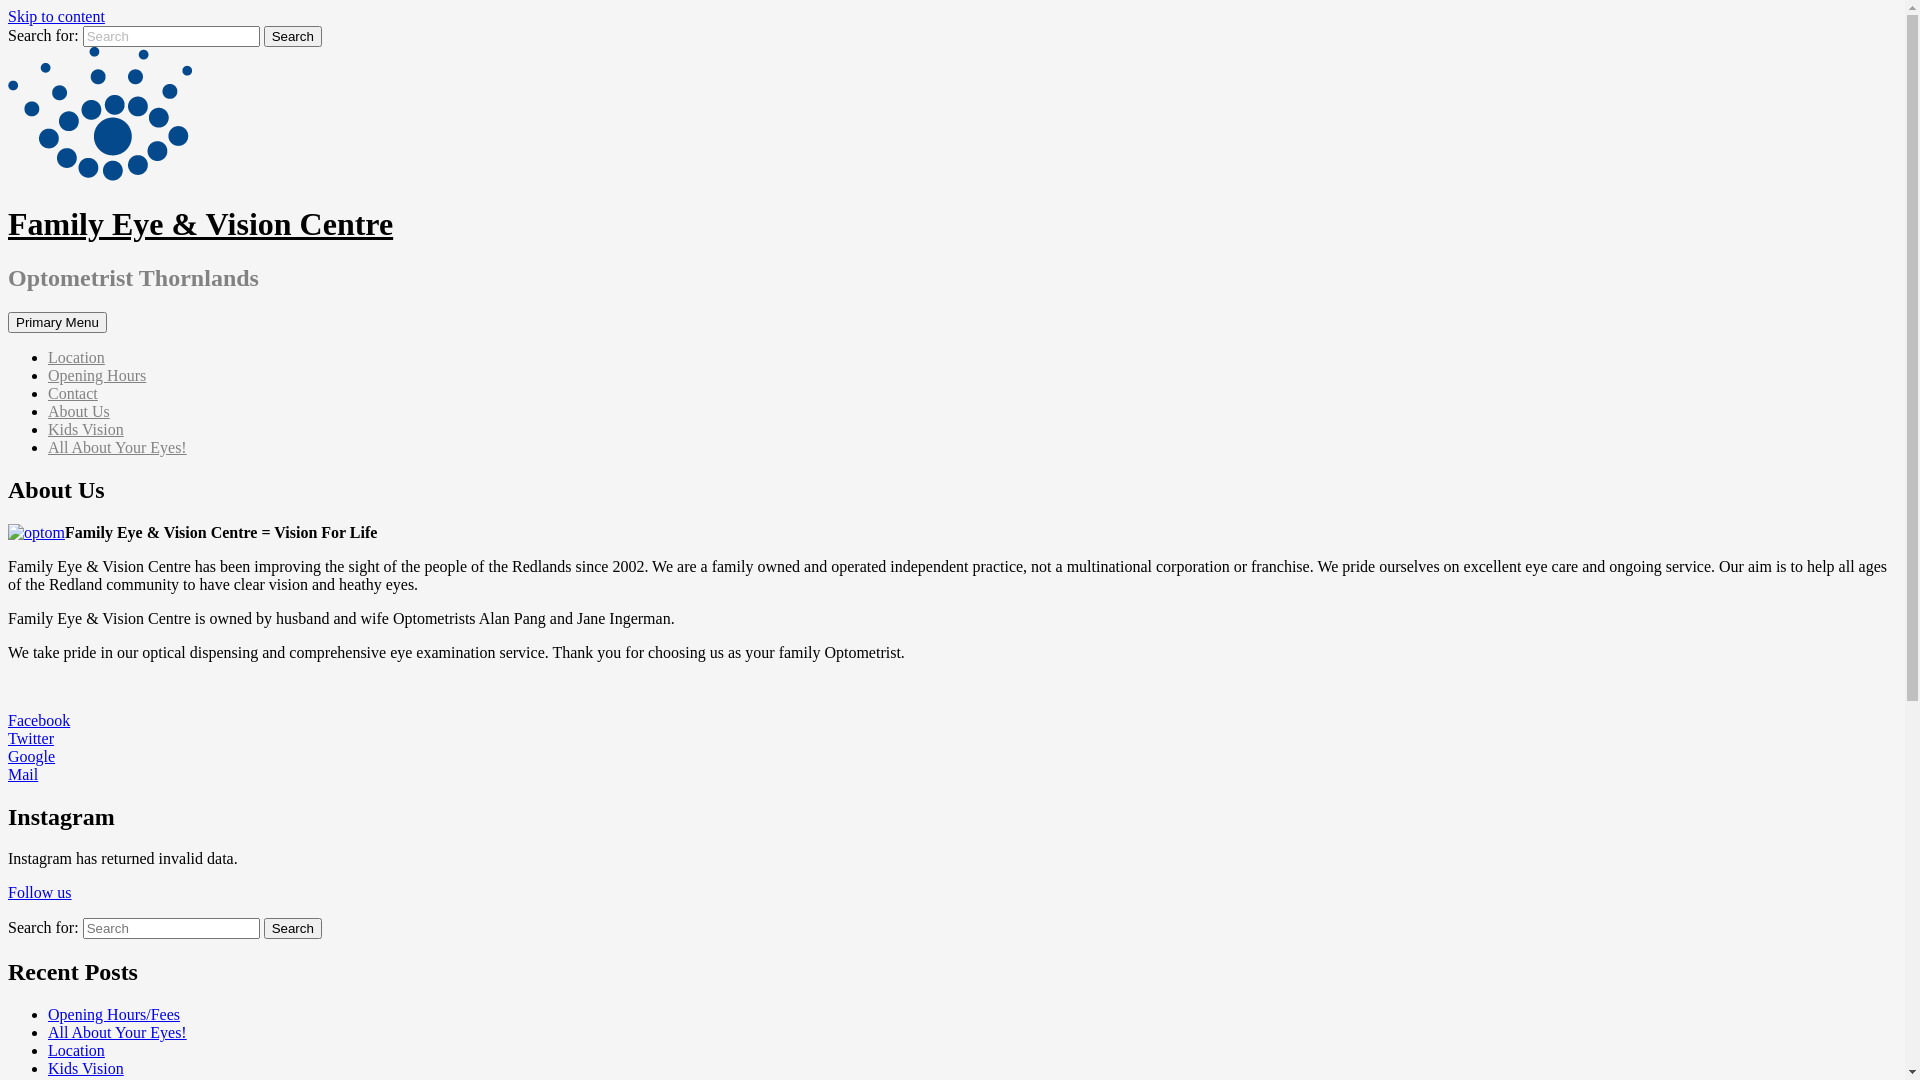 The height and width of the screenshot is (1080, 1920). What do you see at coordinates (23, 773) in the screenshot?
I see `'Mail'` at bounding box center [23, 773].